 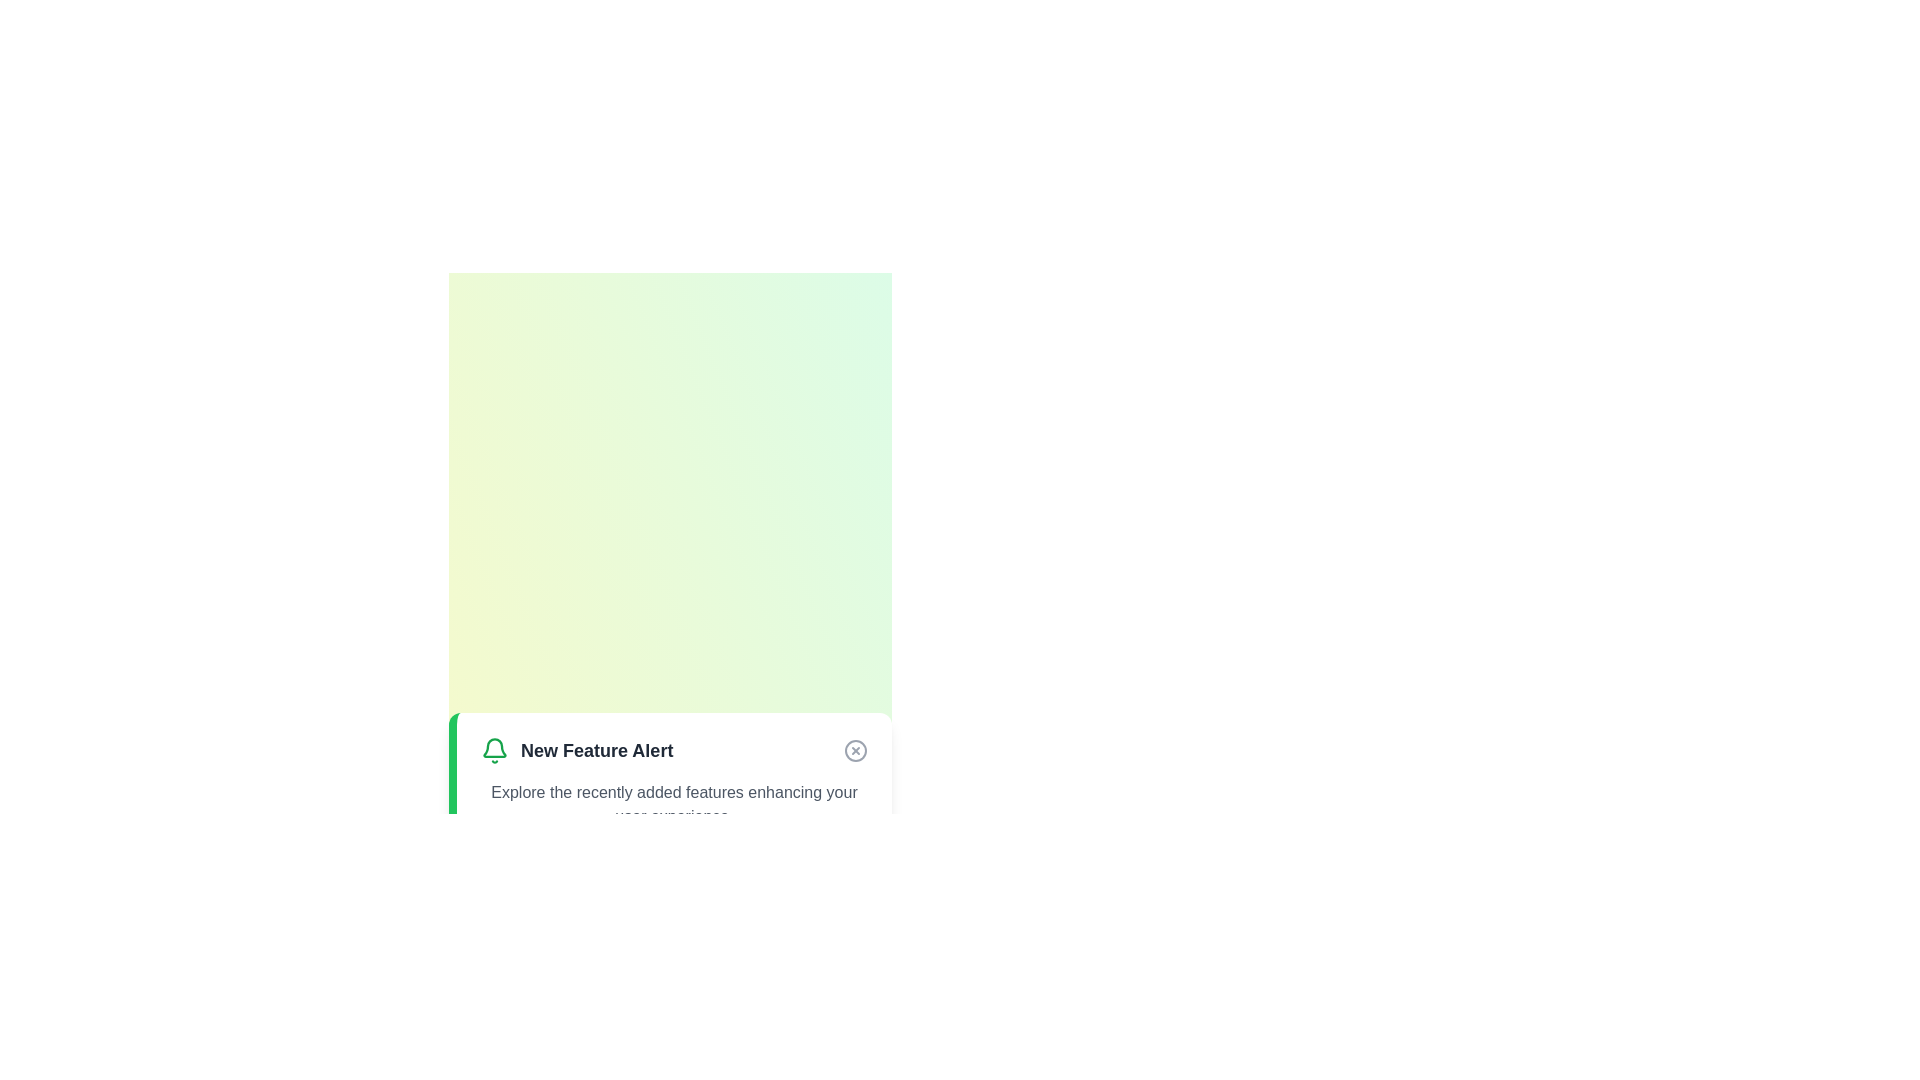 I want to click on static text displaying 'Explore the recently added features enhancing your user experience.' located below the bold header 'New Feature Alert', so click(x=674, y=804).